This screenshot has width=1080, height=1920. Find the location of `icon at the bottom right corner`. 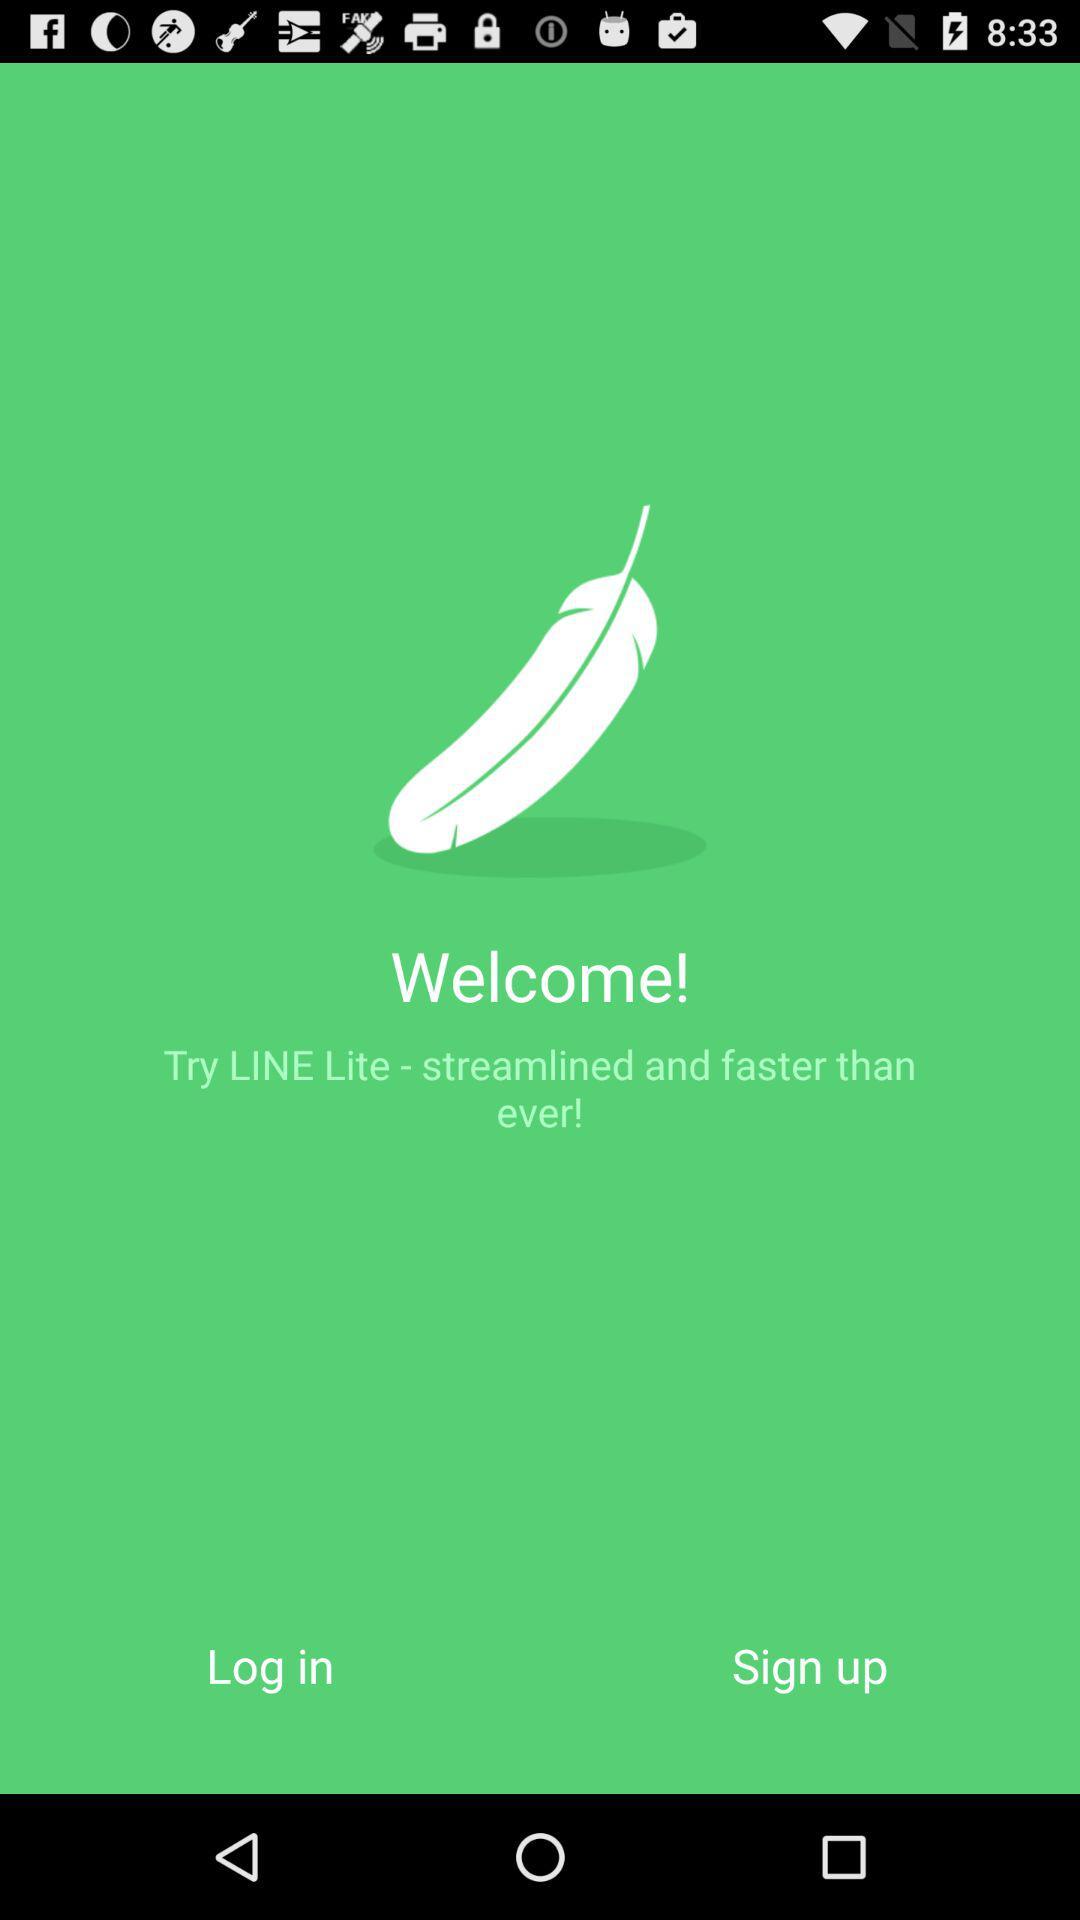

icon at the bottom right corner is located at coordinates (810, 1665).